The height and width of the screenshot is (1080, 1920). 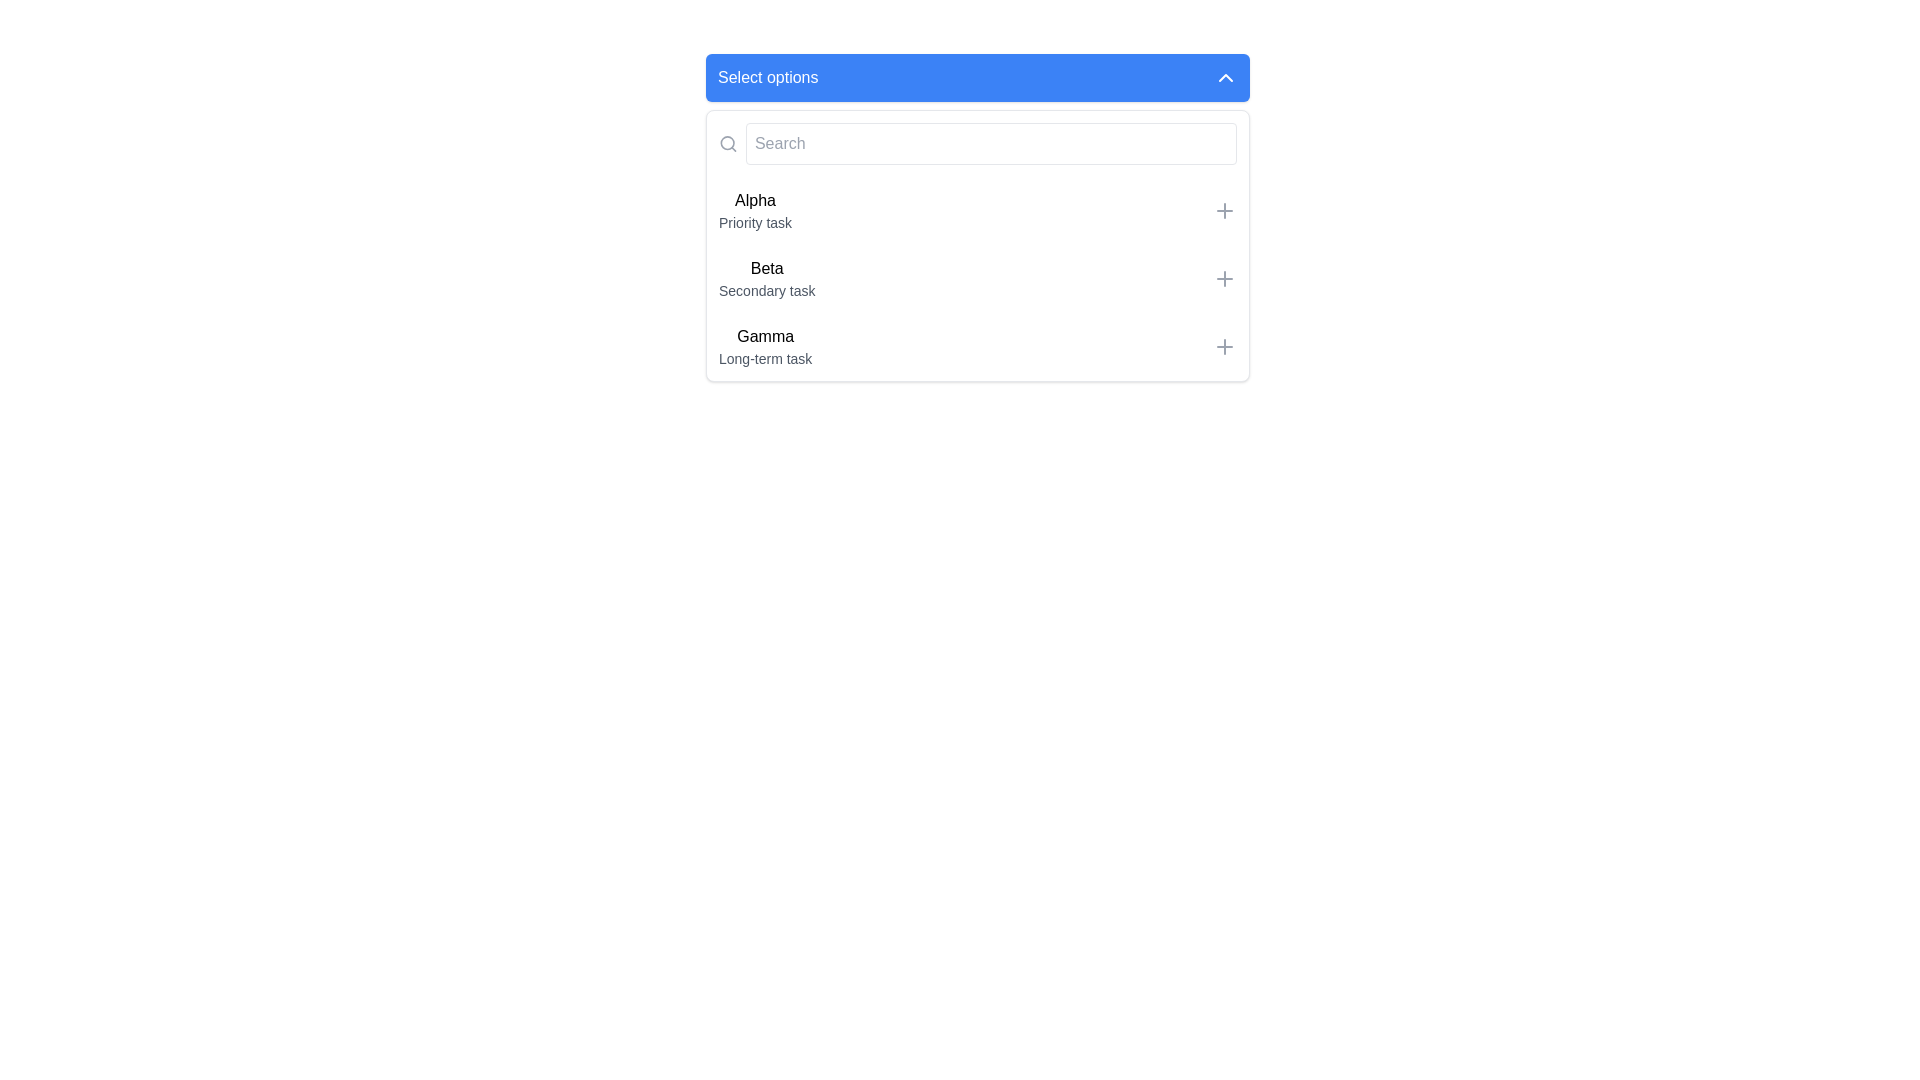 I want to click on the text label displaying 'Long-term task' that is styled in small gray font and positioned below the bold text 'Gamma' in the dropdown menu, so click(x=764, y=357).